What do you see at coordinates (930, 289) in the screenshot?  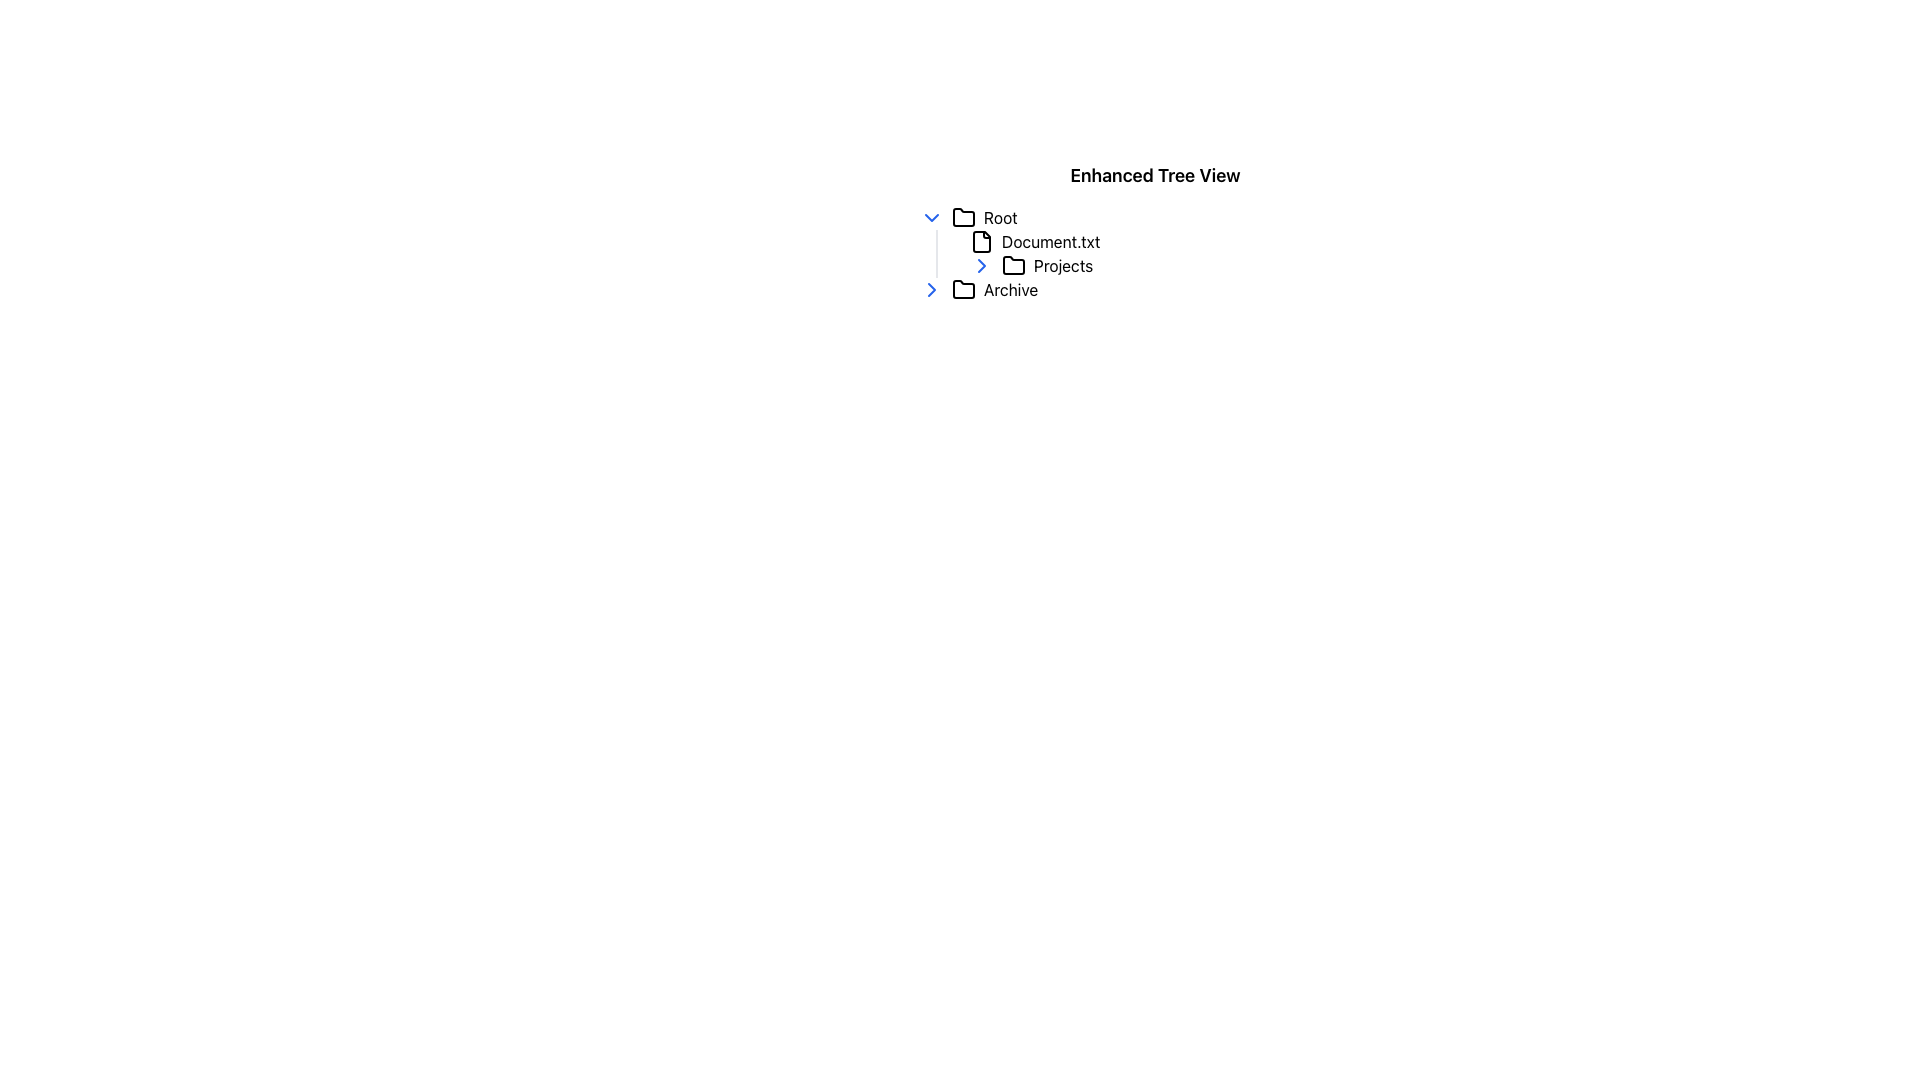 I see `the right-pointing blue chevron icon located to the left of the word 'Archive' to trigger its hover state` at bounding box center [930, 289].